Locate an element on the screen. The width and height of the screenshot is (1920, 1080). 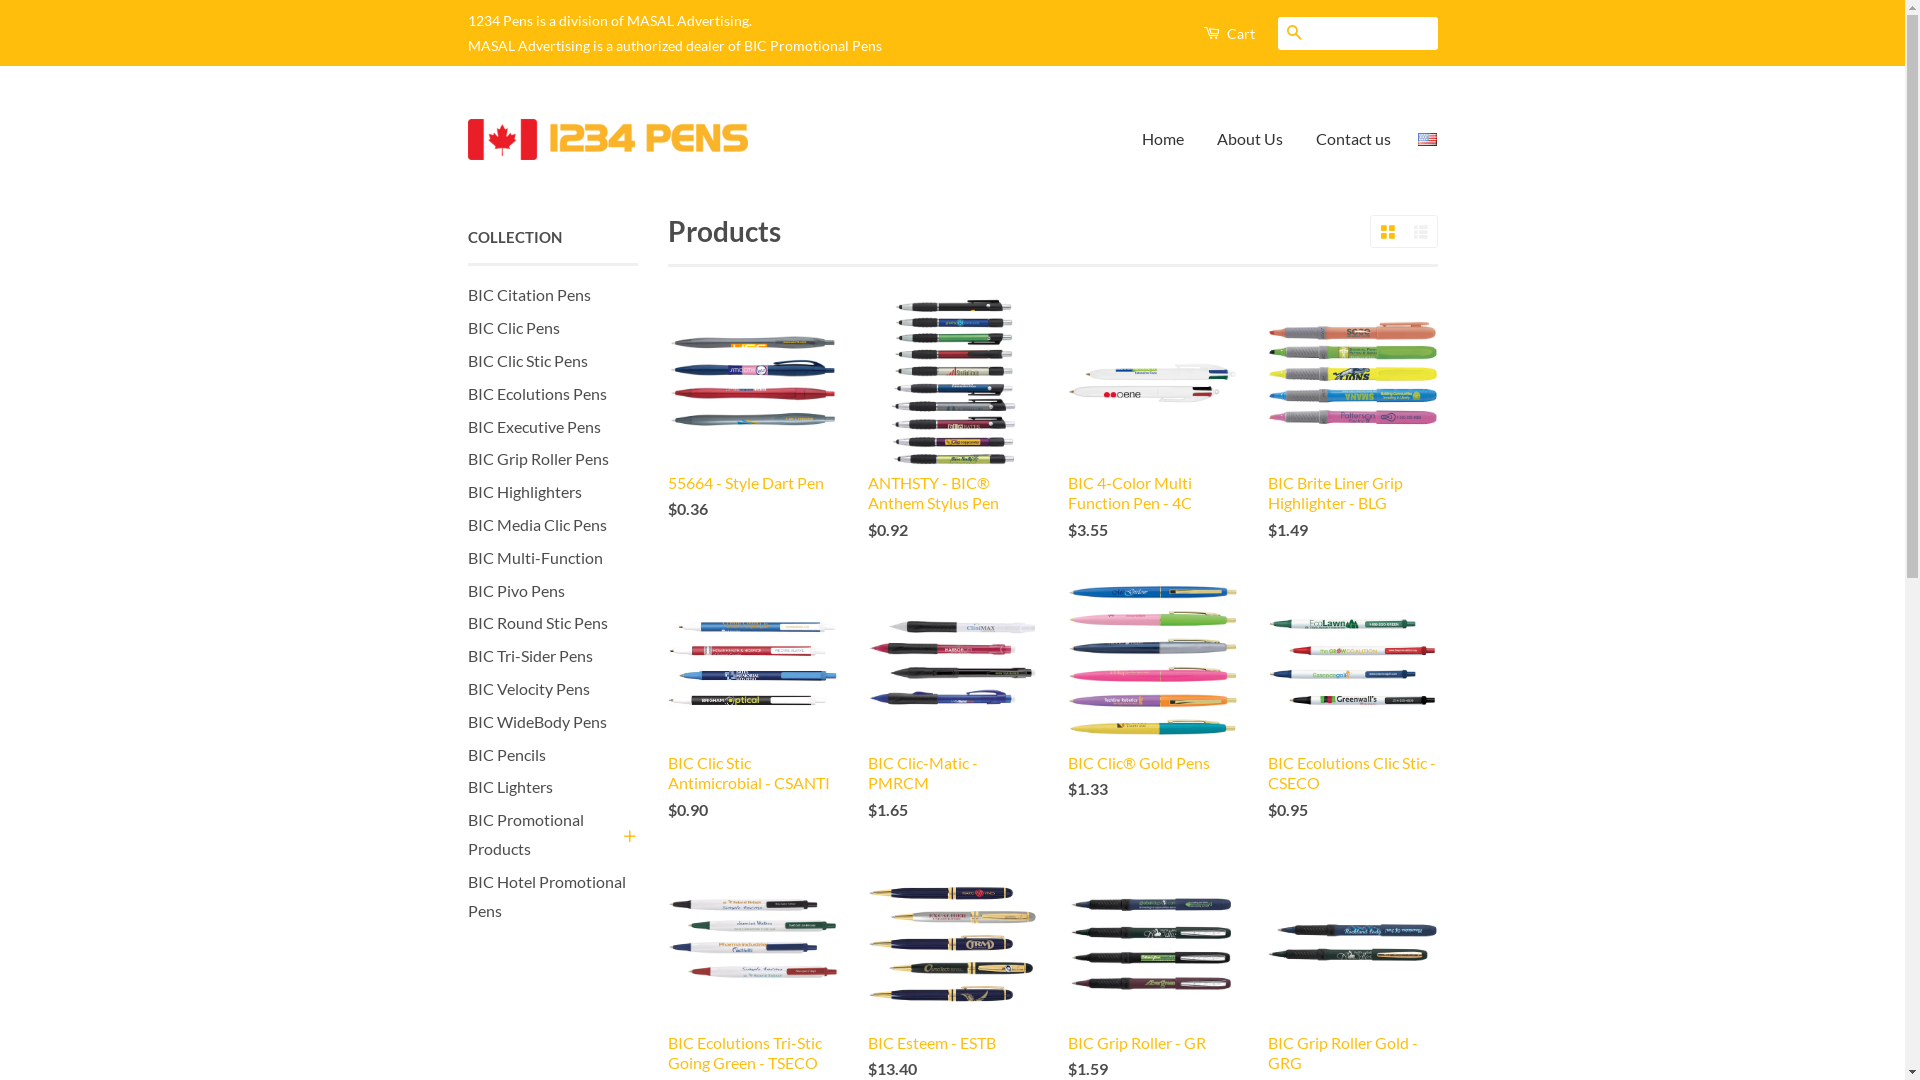
'BIC Hotel Promotional Pens' is located at coordinates (466, 894).